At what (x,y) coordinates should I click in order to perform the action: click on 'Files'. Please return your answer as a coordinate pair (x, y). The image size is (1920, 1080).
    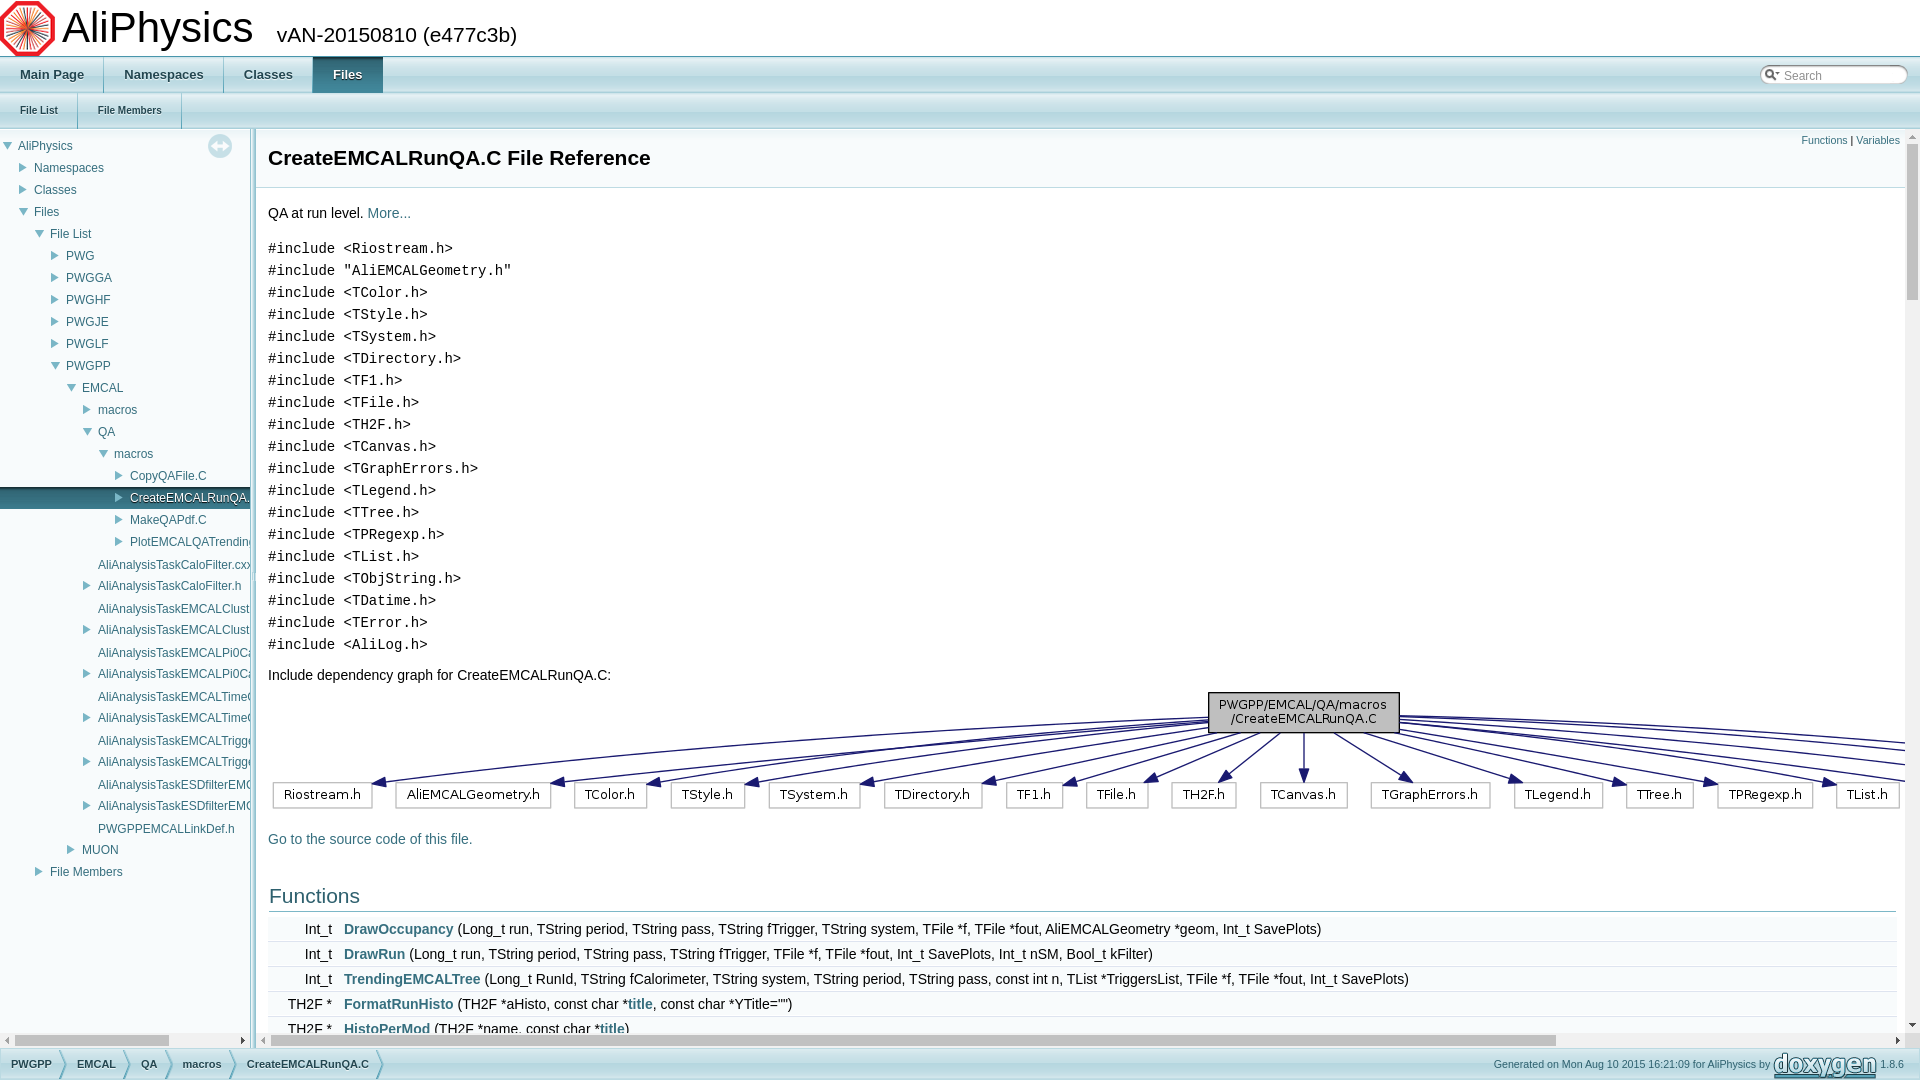
    Looking at the image, I should click on (311, 73).